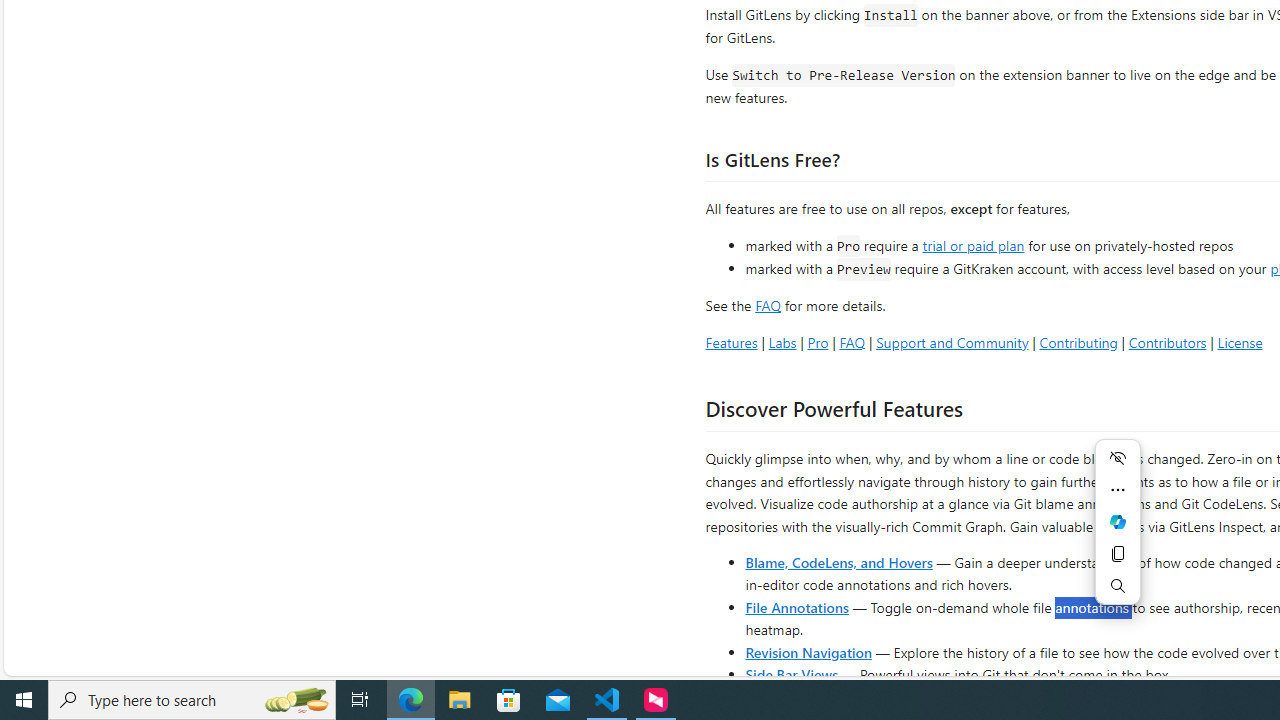  I want to click on 'Revision Navigation', so click(808, 651).